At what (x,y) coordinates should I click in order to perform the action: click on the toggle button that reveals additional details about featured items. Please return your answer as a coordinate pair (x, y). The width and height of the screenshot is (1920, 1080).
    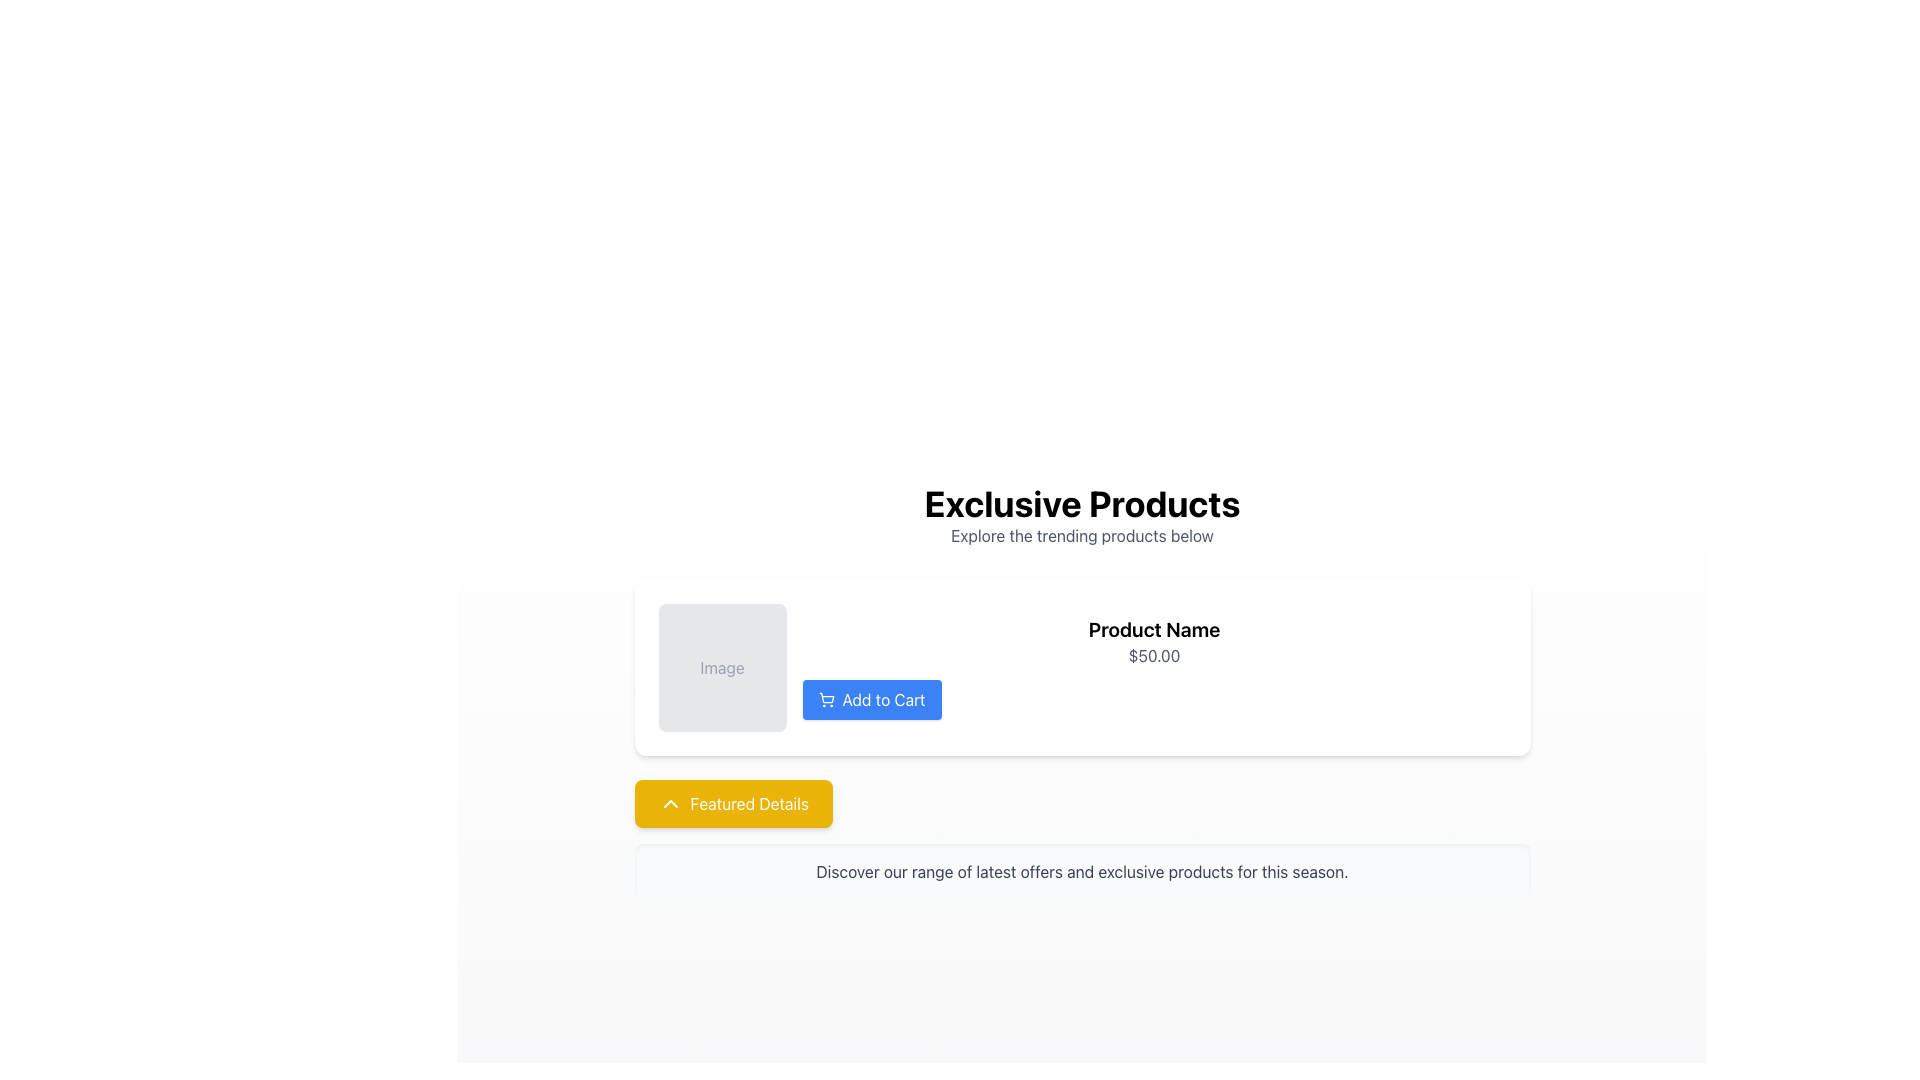
    Looking at the image, I should click on (732, 802).